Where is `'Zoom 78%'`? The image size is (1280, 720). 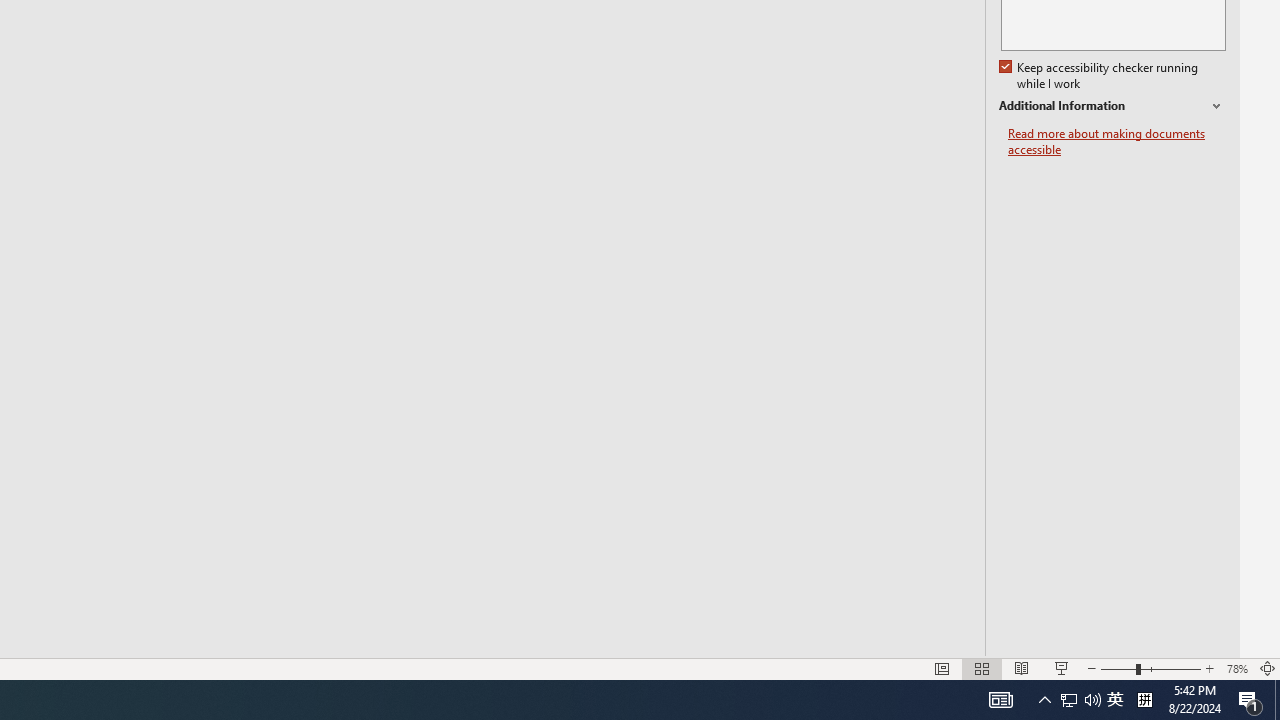
'Zoom 78%' is located at coordinates (1236, 669).